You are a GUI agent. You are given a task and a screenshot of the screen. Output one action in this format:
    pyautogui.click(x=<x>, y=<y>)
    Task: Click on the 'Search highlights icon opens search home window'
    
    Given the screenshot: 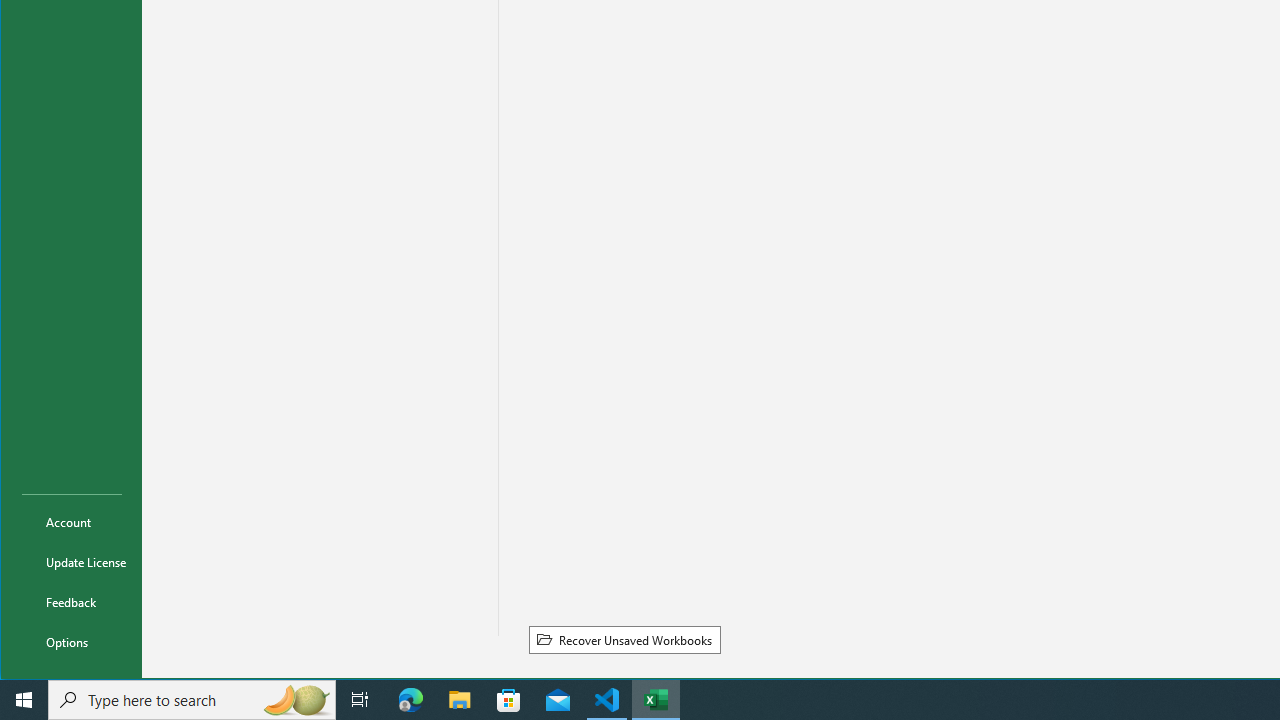 What is the action you would take?
    pyautogui.click(x=294, y=698)
    